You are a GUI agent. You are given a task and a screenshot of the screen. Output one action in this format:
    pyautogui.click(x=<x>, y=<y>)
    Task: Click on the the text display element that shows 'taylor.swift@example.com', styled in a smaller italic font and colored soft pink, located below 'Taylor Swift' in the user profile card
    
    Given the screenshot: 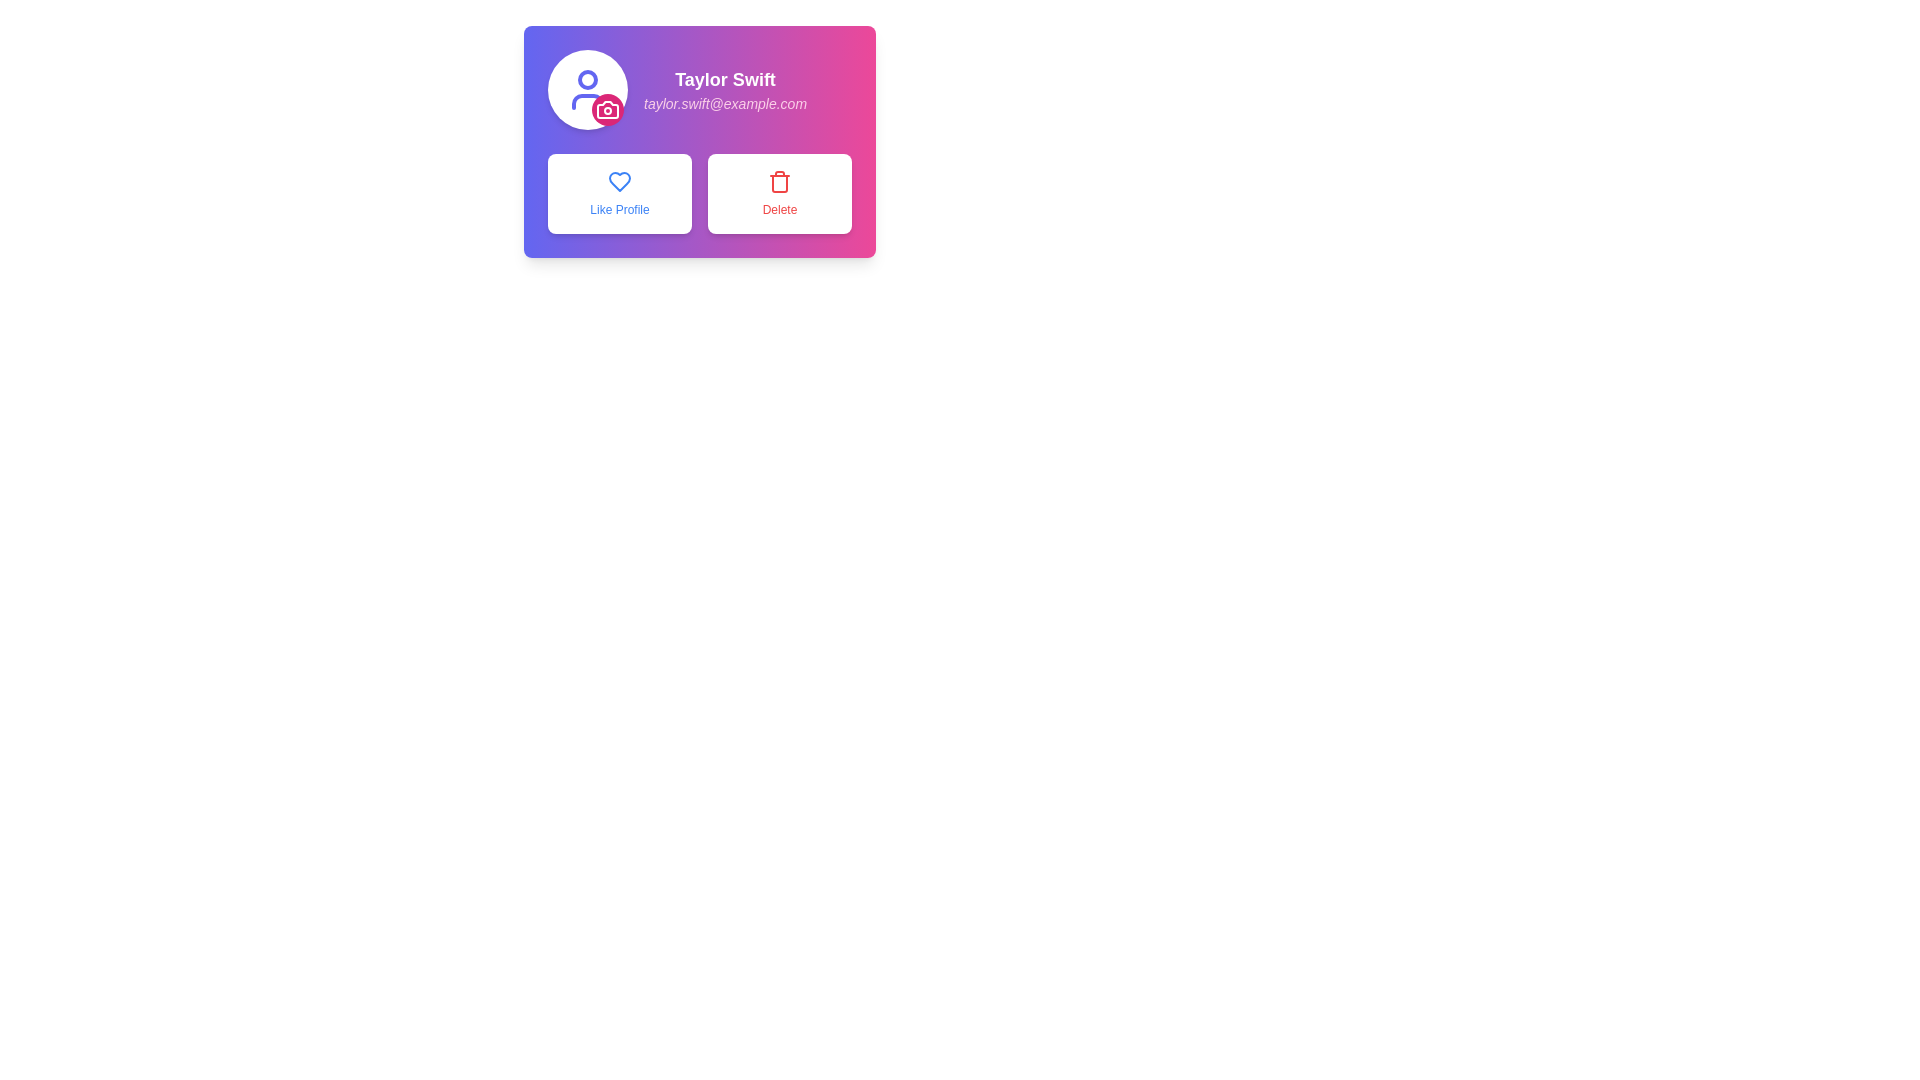 What is the action you would take?
    pyautogui.click(x=724, y=104)
    